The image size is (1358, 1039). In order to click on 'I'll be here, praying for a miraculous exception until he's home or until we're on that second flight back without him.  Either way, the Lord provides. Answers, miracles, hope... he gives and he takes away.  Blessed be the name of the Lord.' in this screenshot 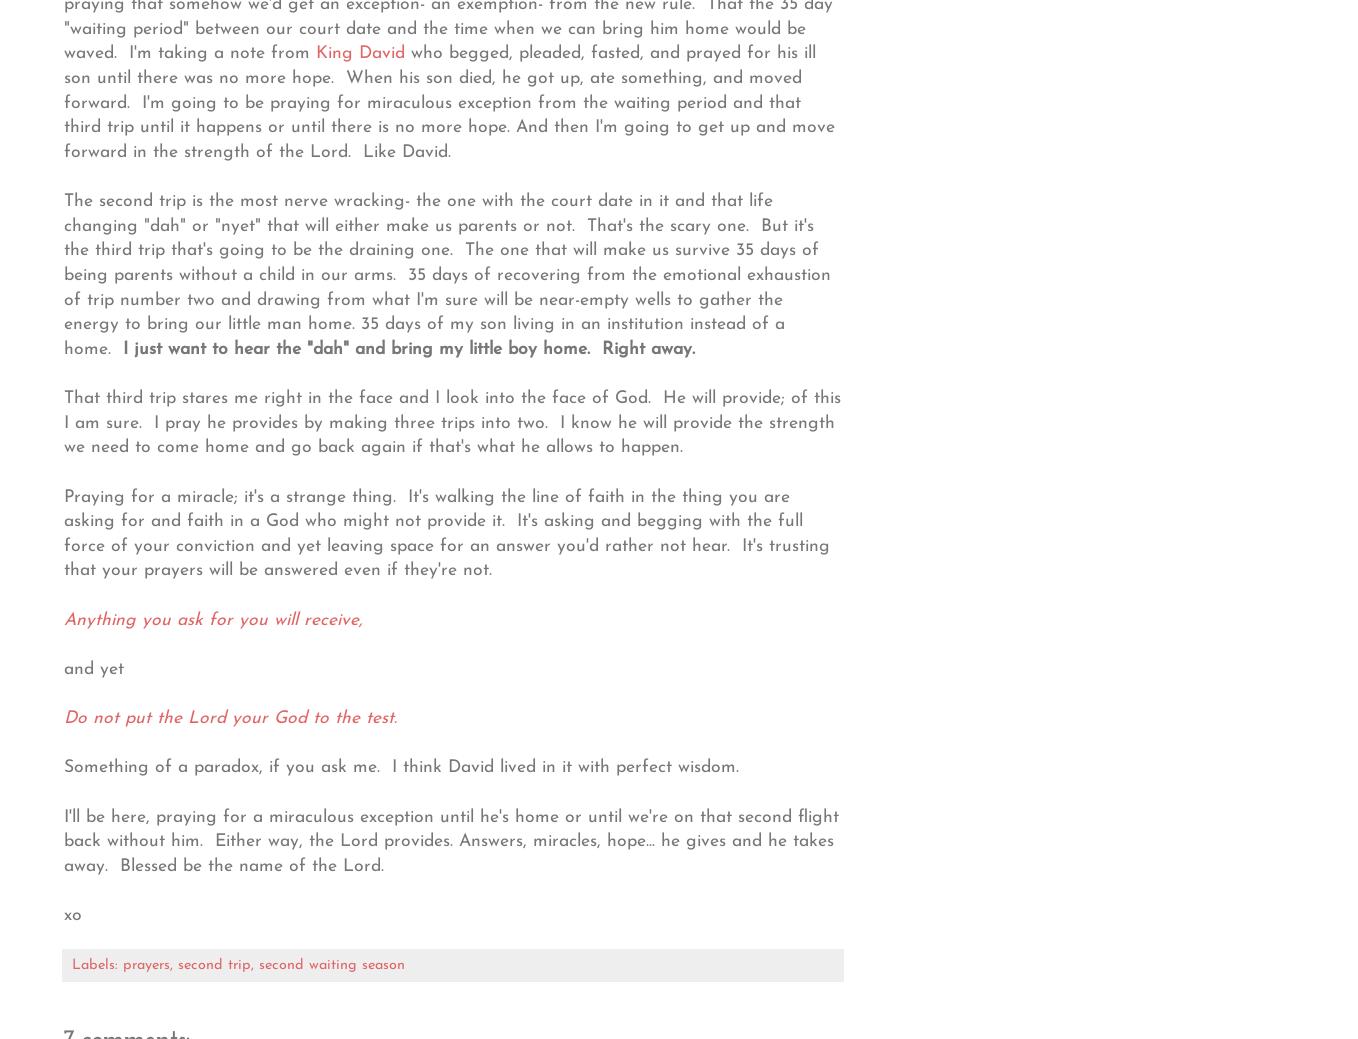, I will do `click(63, 839)`.